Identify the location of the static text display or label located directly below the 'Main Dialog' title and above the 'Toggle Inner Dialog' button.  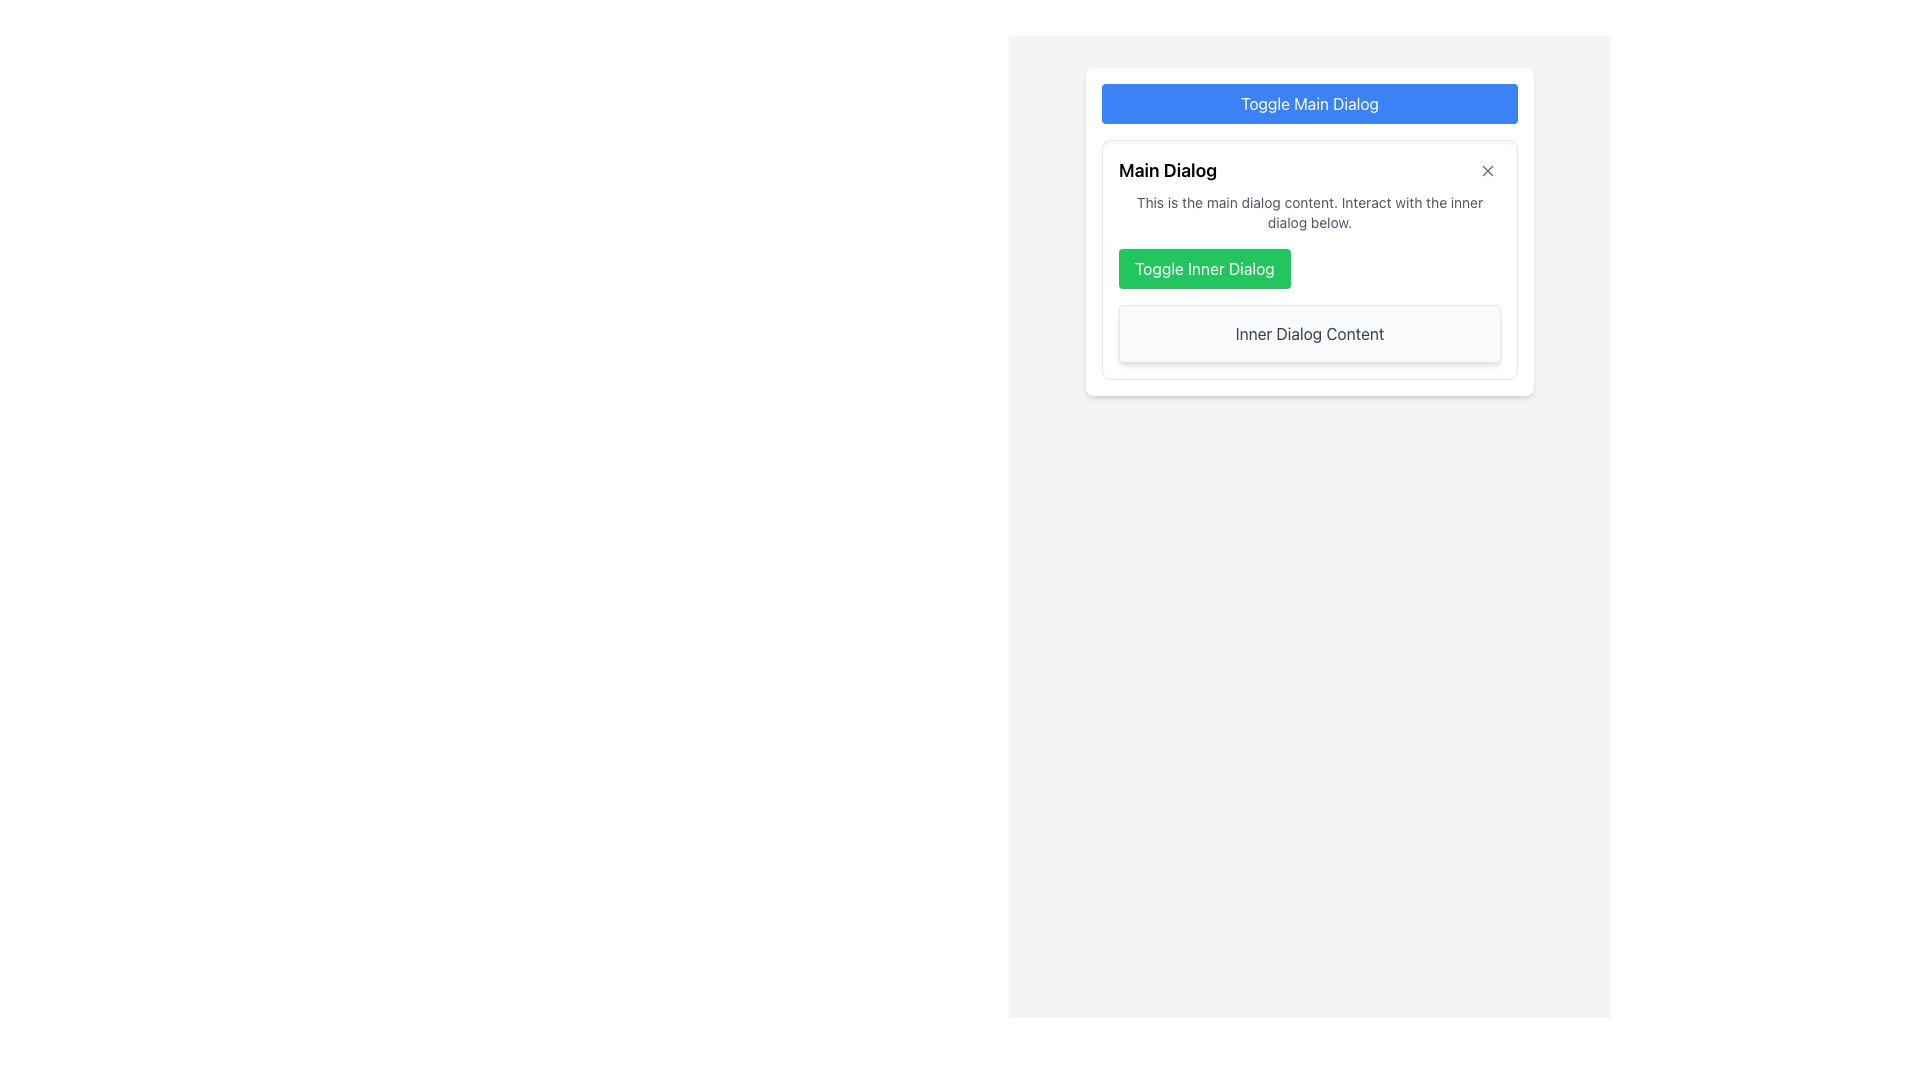
(1310, 212).